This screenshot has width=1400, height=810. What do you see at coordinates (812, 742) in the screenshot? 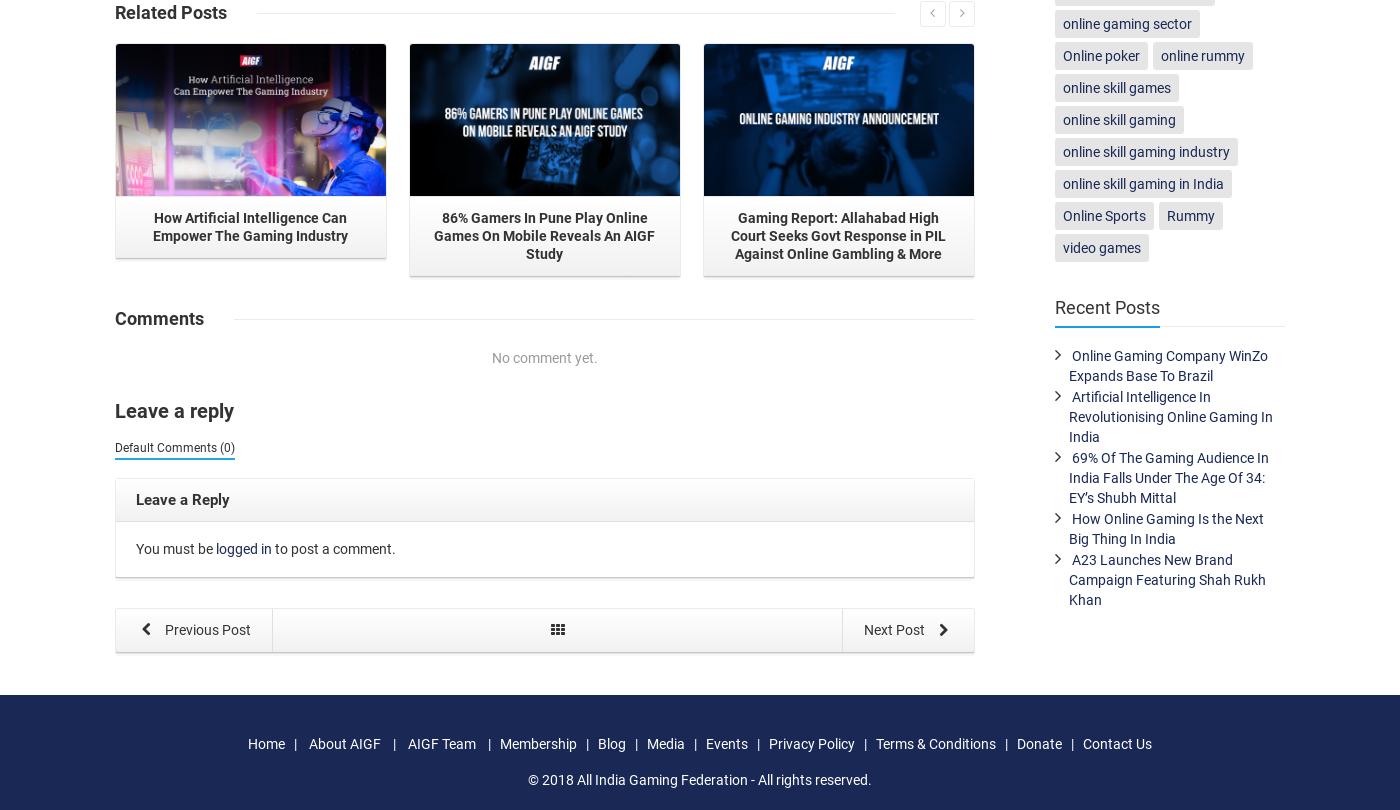
I see `'Privacy Policy'` at bounding box center [812, 742].